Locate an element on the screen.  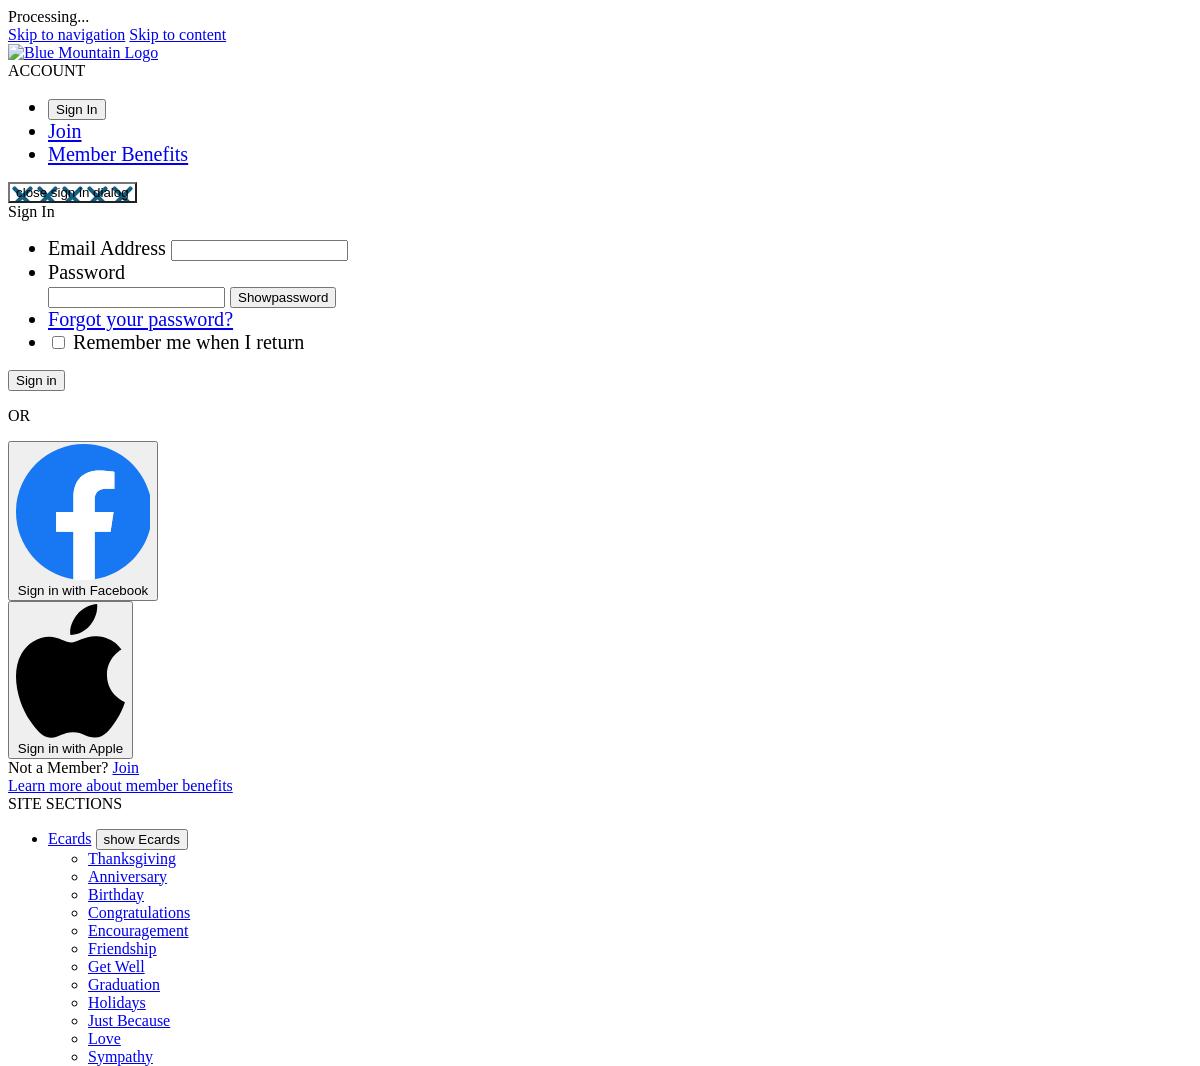
'Sympathy' is located at coordinates (87, 1055).